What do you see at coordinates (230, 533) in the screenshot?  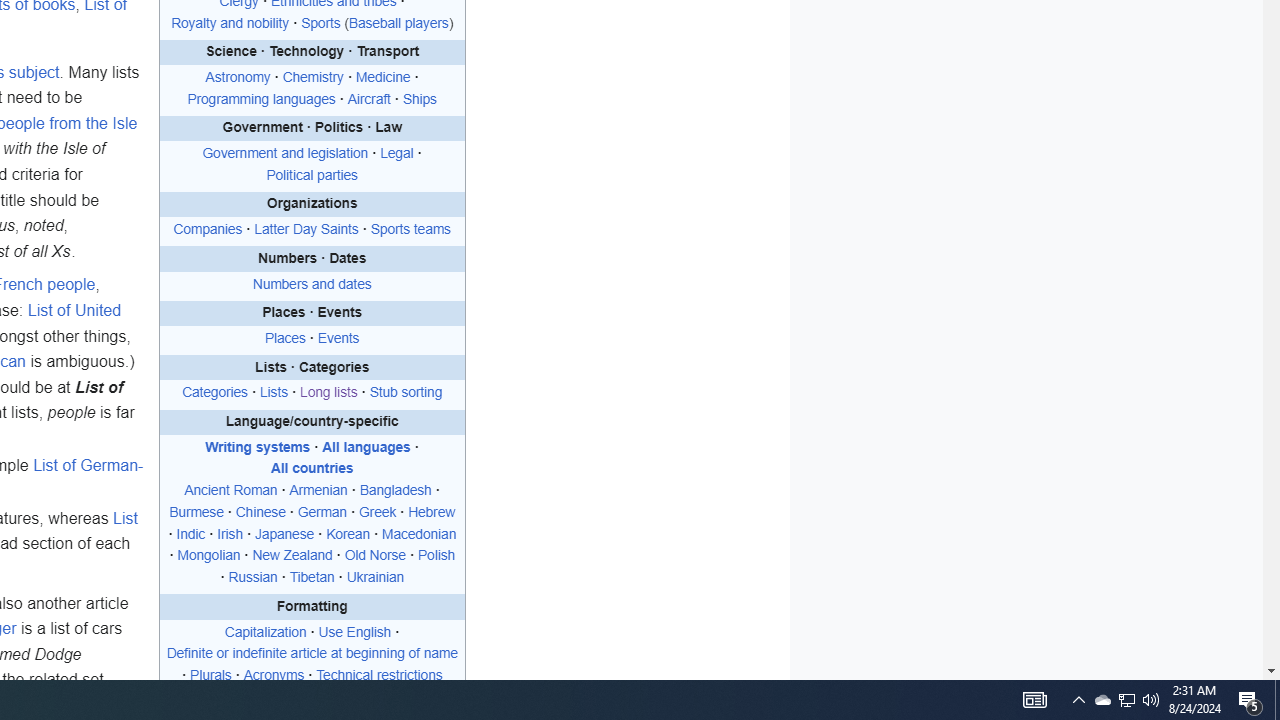 I see `'Irish'` at bounding box center [230, 533].